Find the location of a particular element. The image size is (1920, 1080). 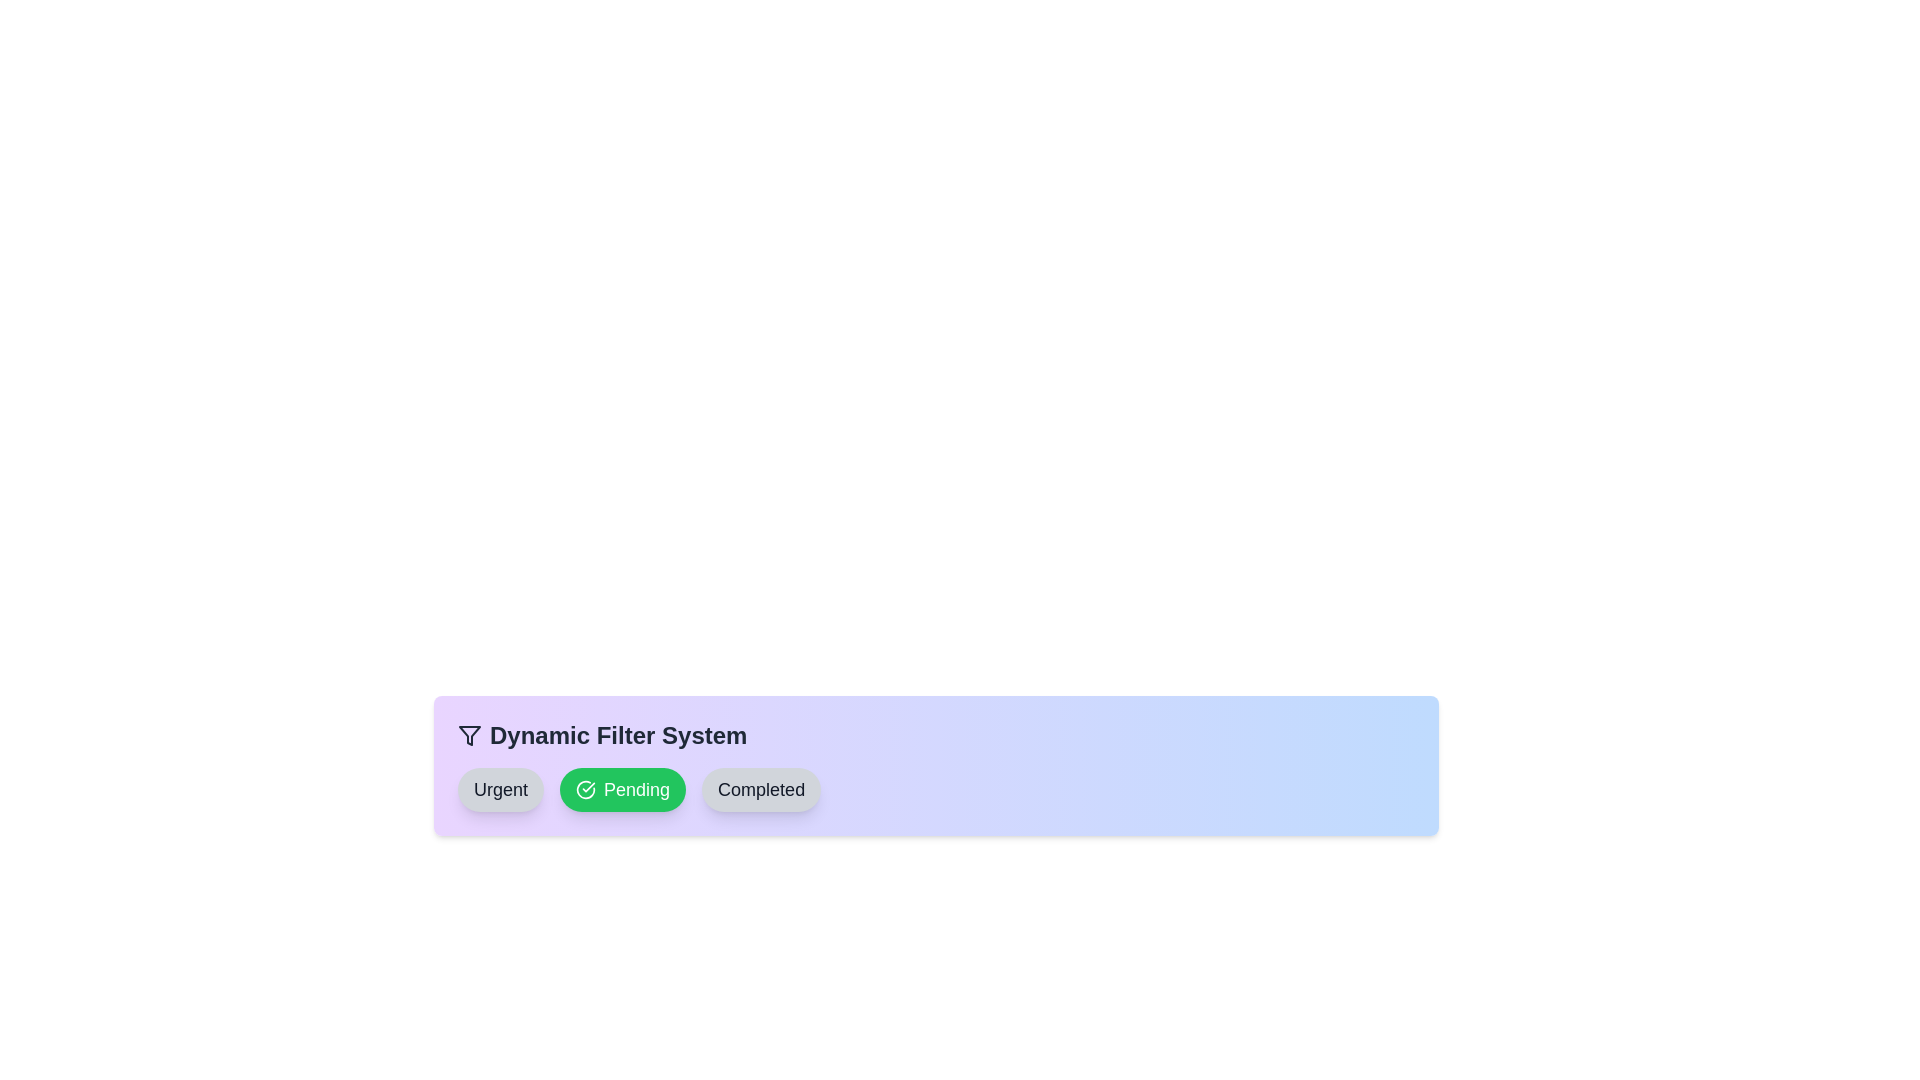

the 'Completed' filter chip to toggle its state is located at coordinates (760, 789).